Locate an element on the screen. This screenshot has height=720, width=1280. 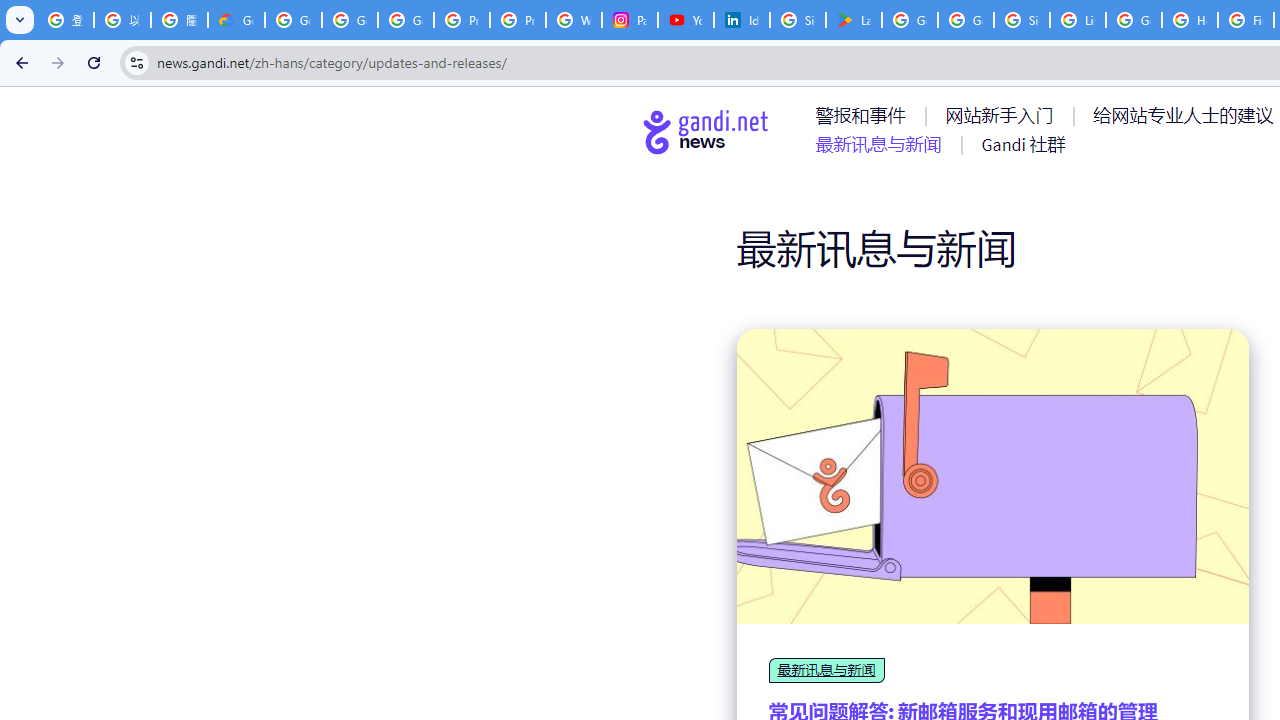
'AutomationID: menu-item-77761' is located at coordinates (864, 115).